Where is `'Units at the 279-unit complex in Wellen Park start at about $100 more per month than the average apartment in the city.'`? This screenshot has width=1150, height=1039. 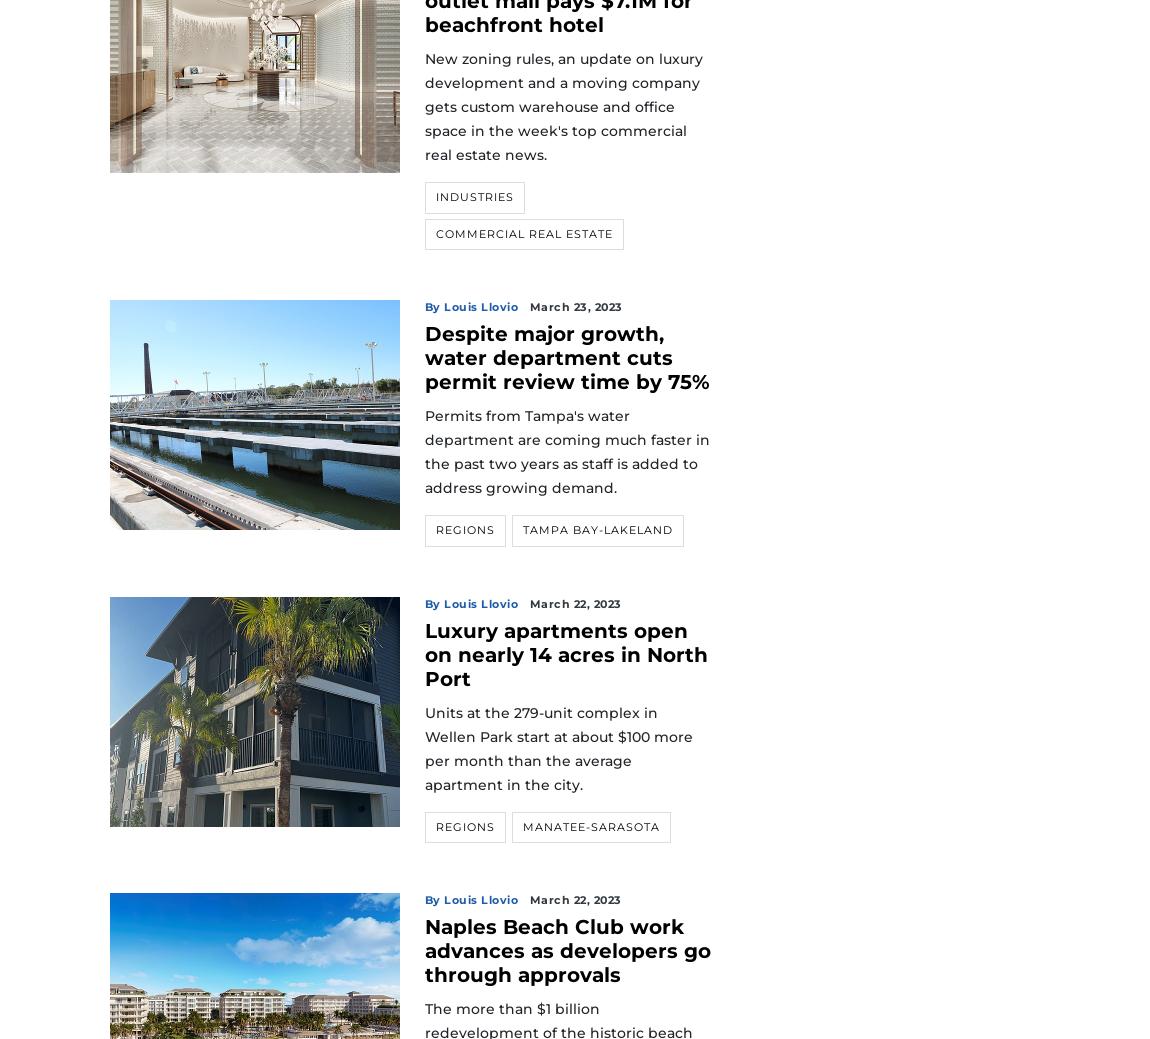 'Units at the 279-unit complex in Wellen Park start at about $100 more per month than the average apartment in the city.' is located at coordinates (557, 746).